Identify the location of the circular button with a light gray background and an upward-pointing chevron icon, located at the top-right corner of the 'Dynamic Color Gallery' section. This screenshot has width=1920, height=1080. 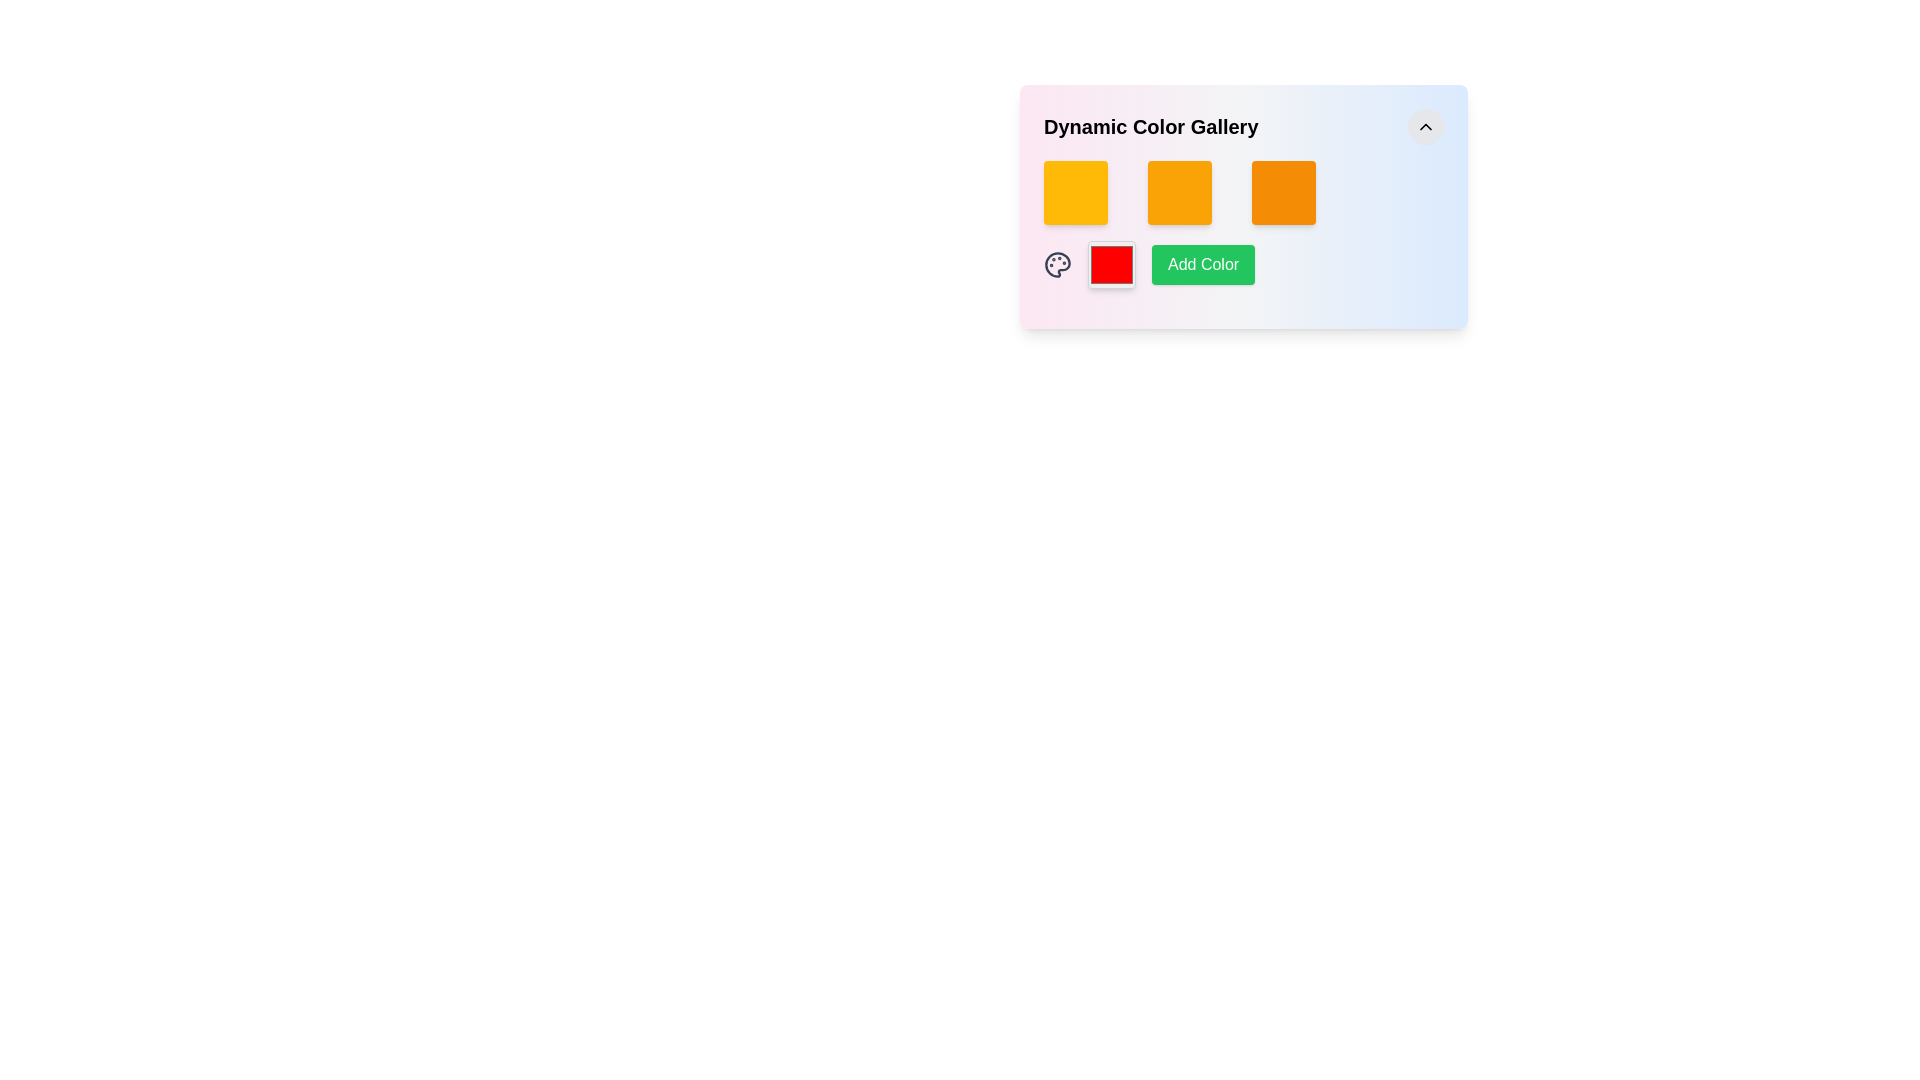
(1424, 127).